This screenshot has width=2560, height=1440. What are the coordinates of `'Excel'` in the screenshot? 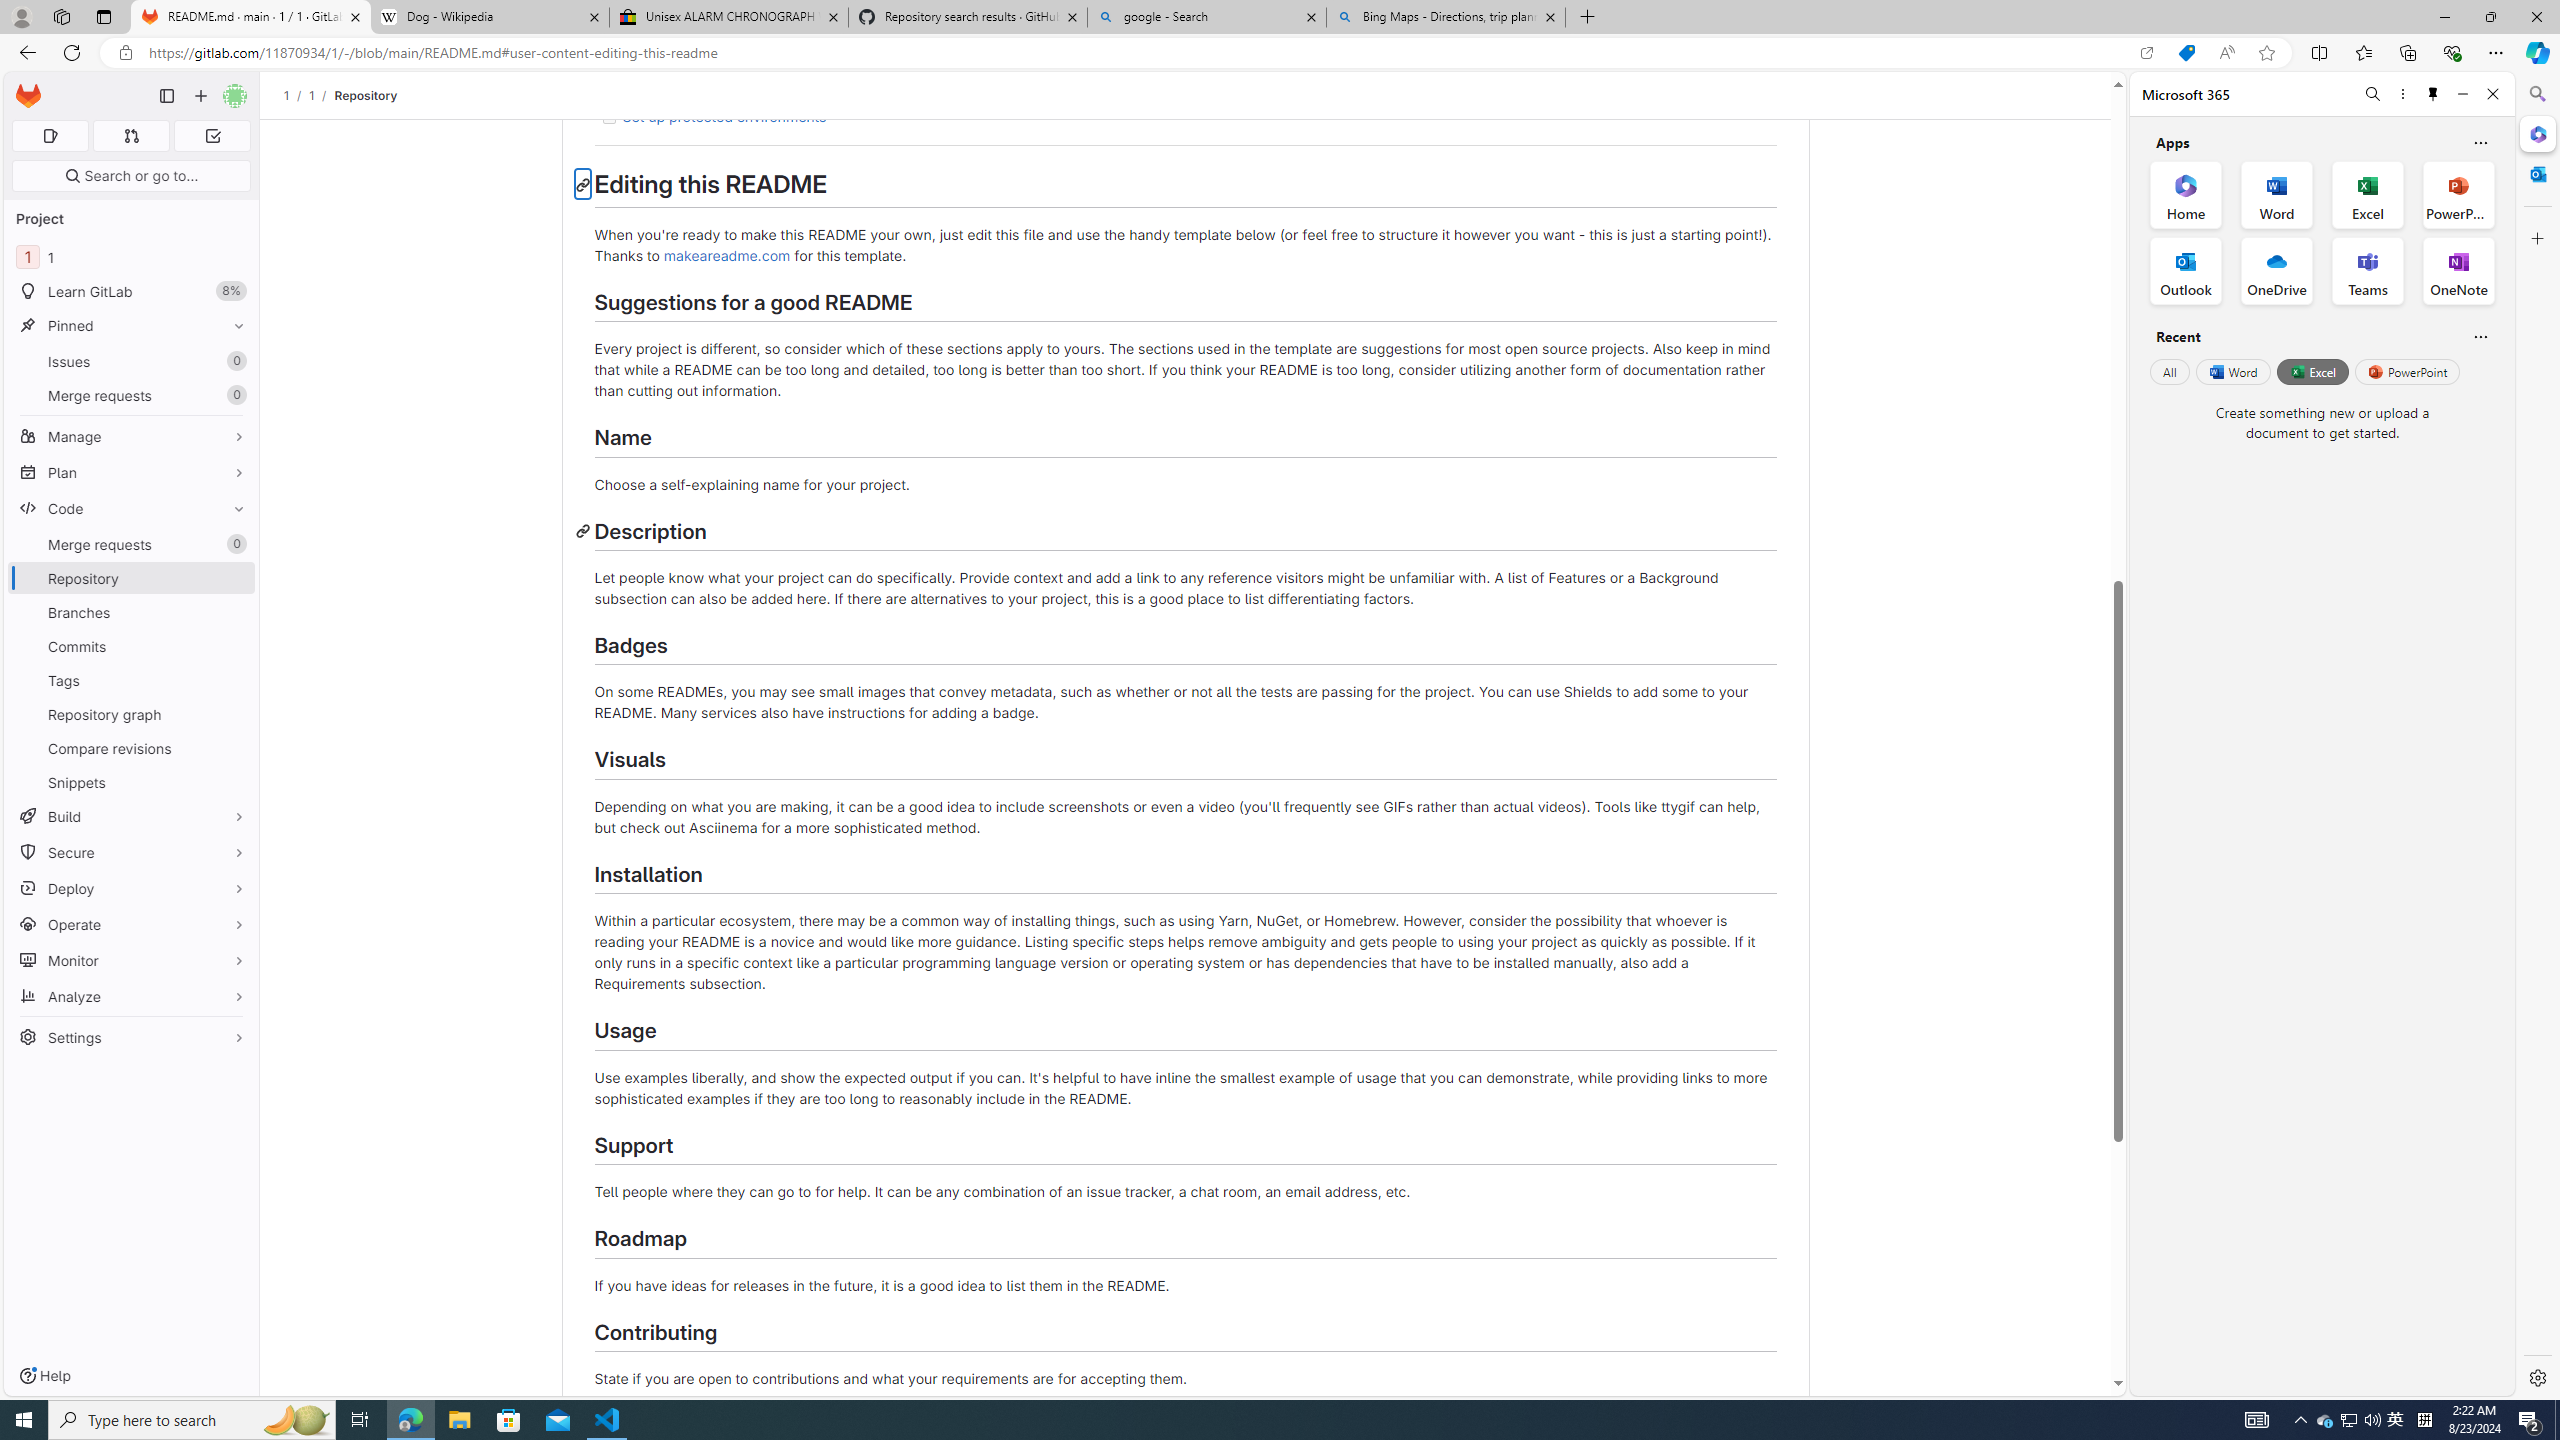 It's located at (2311, 371).